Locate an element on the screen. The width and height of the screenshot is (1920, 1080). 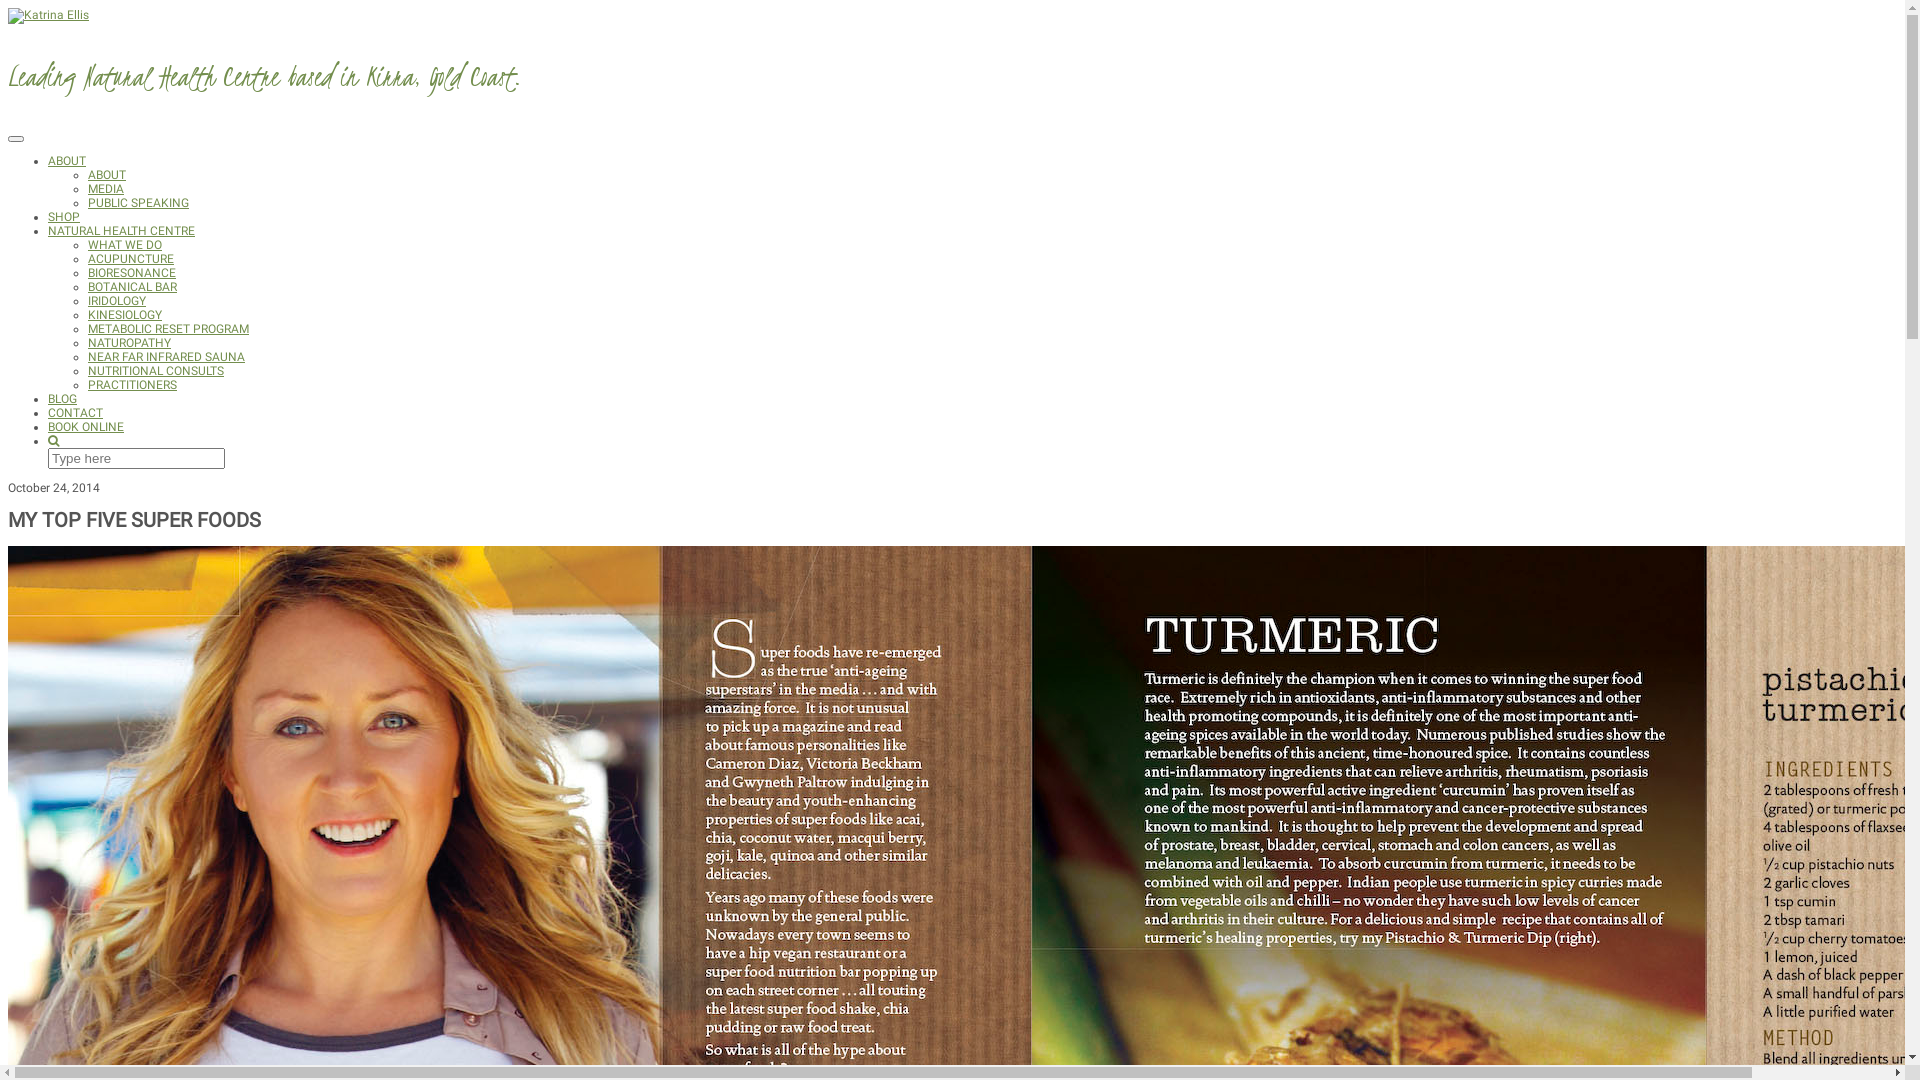
'NEAR FAR INFRARED SAUNA' is located at coordinates (86, 356).